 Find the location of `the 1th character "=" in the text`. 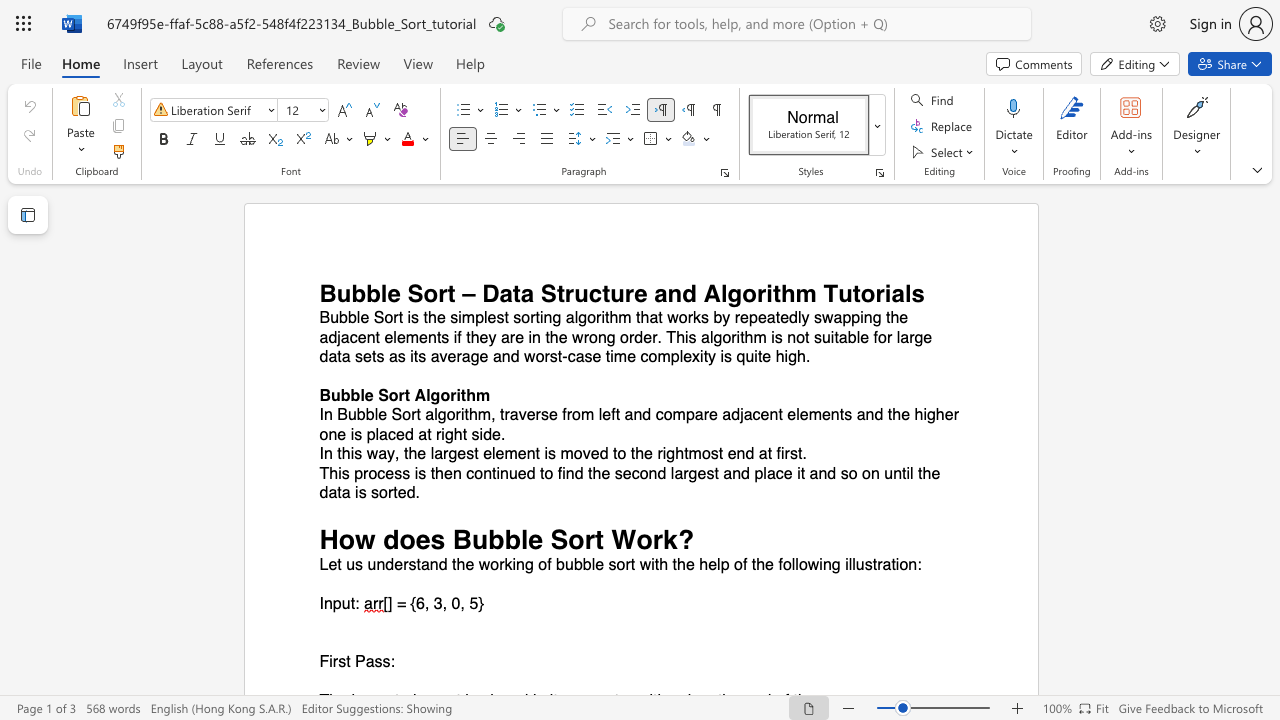

the 1th character "=" in the text is located at coordinates (400, 603).